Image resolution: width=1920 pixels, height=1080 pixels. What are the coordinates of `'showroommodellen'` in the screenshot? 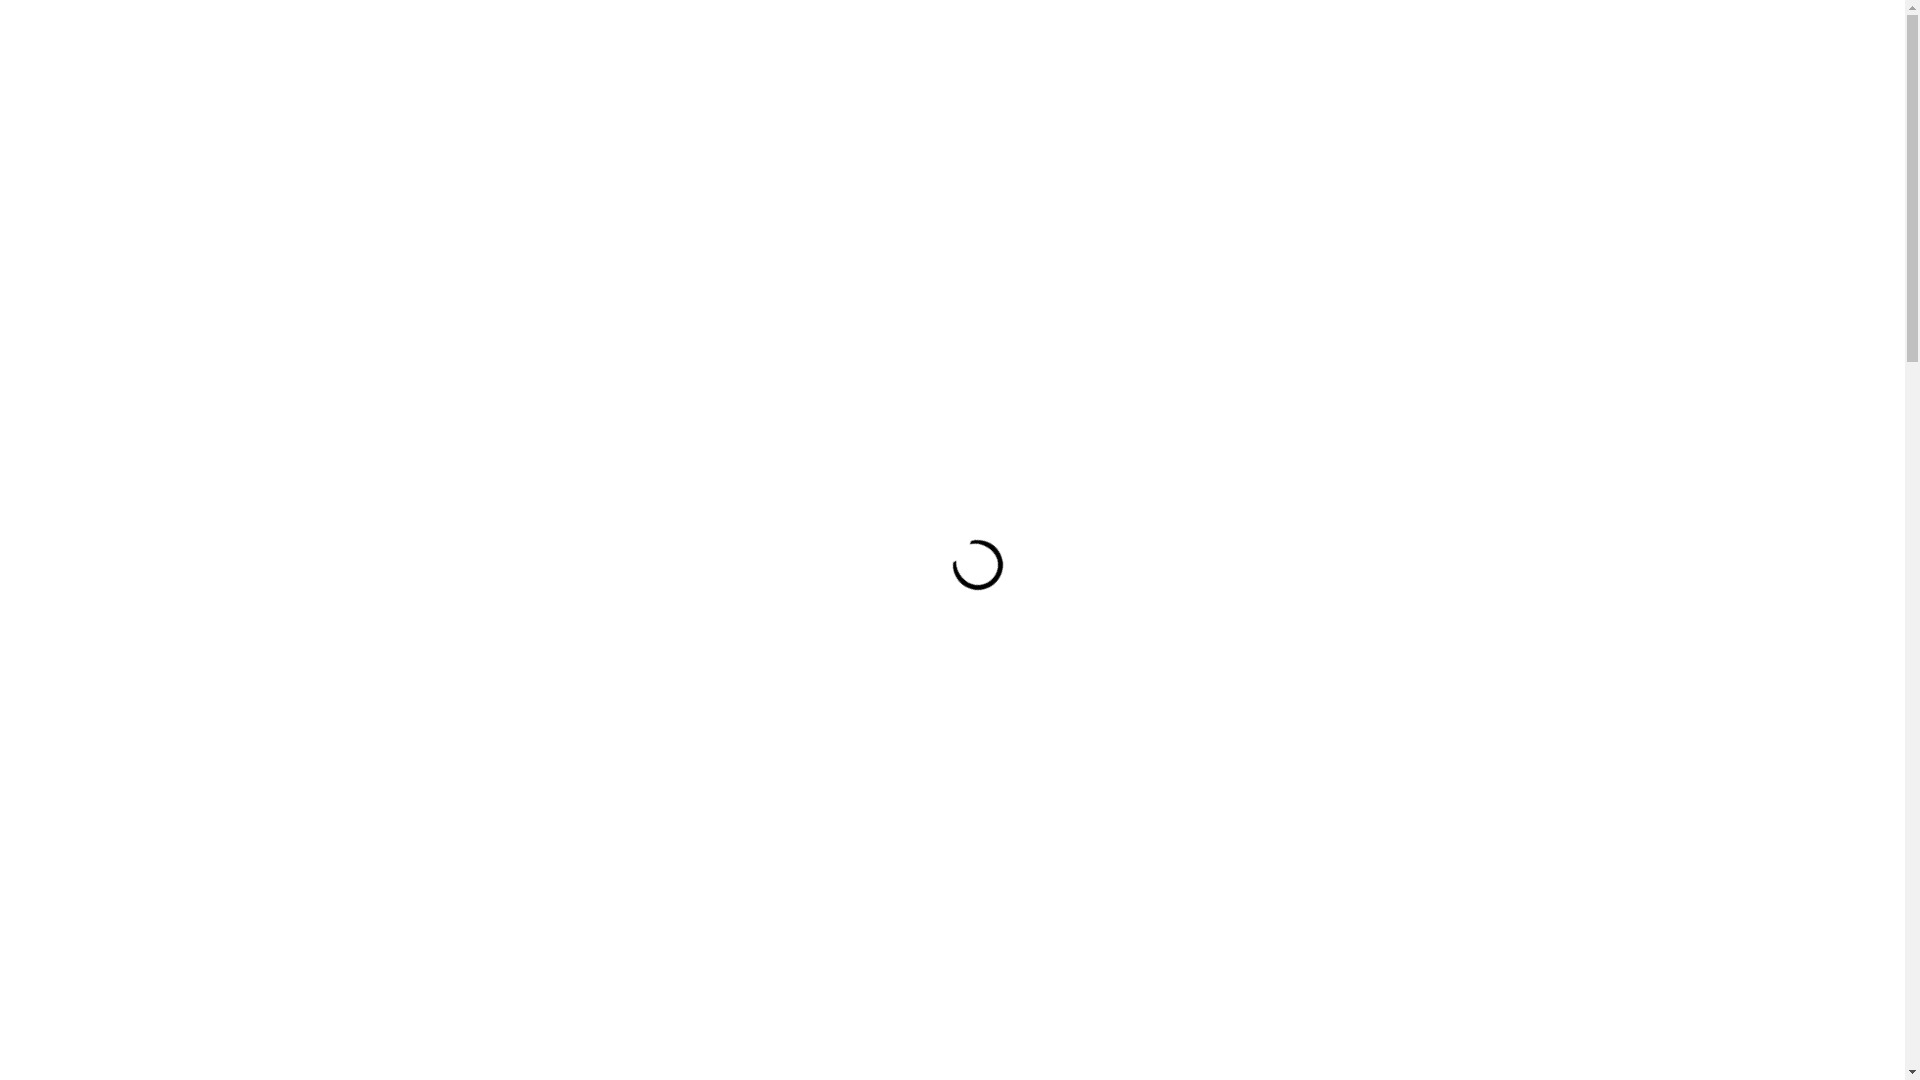 It's located at (655, 69).